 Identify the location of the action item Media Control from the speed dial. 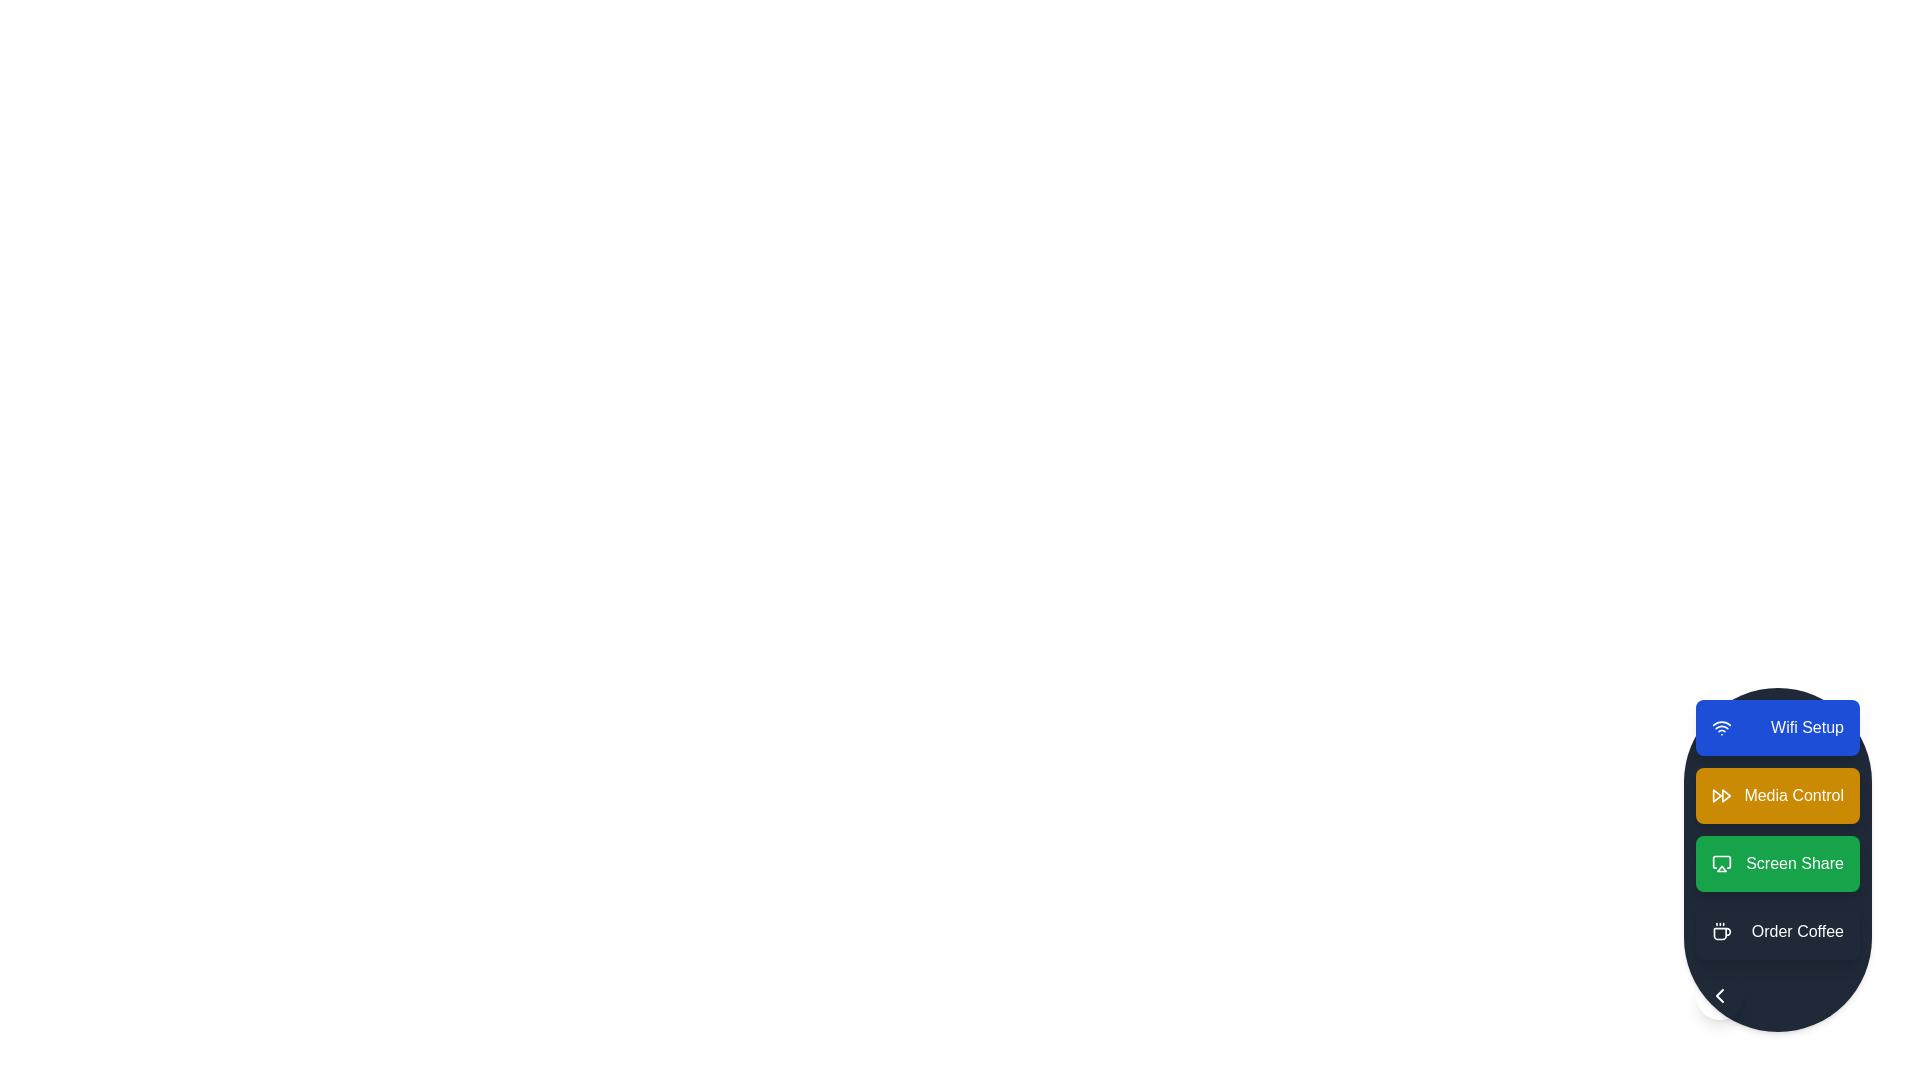
(1778, 794).